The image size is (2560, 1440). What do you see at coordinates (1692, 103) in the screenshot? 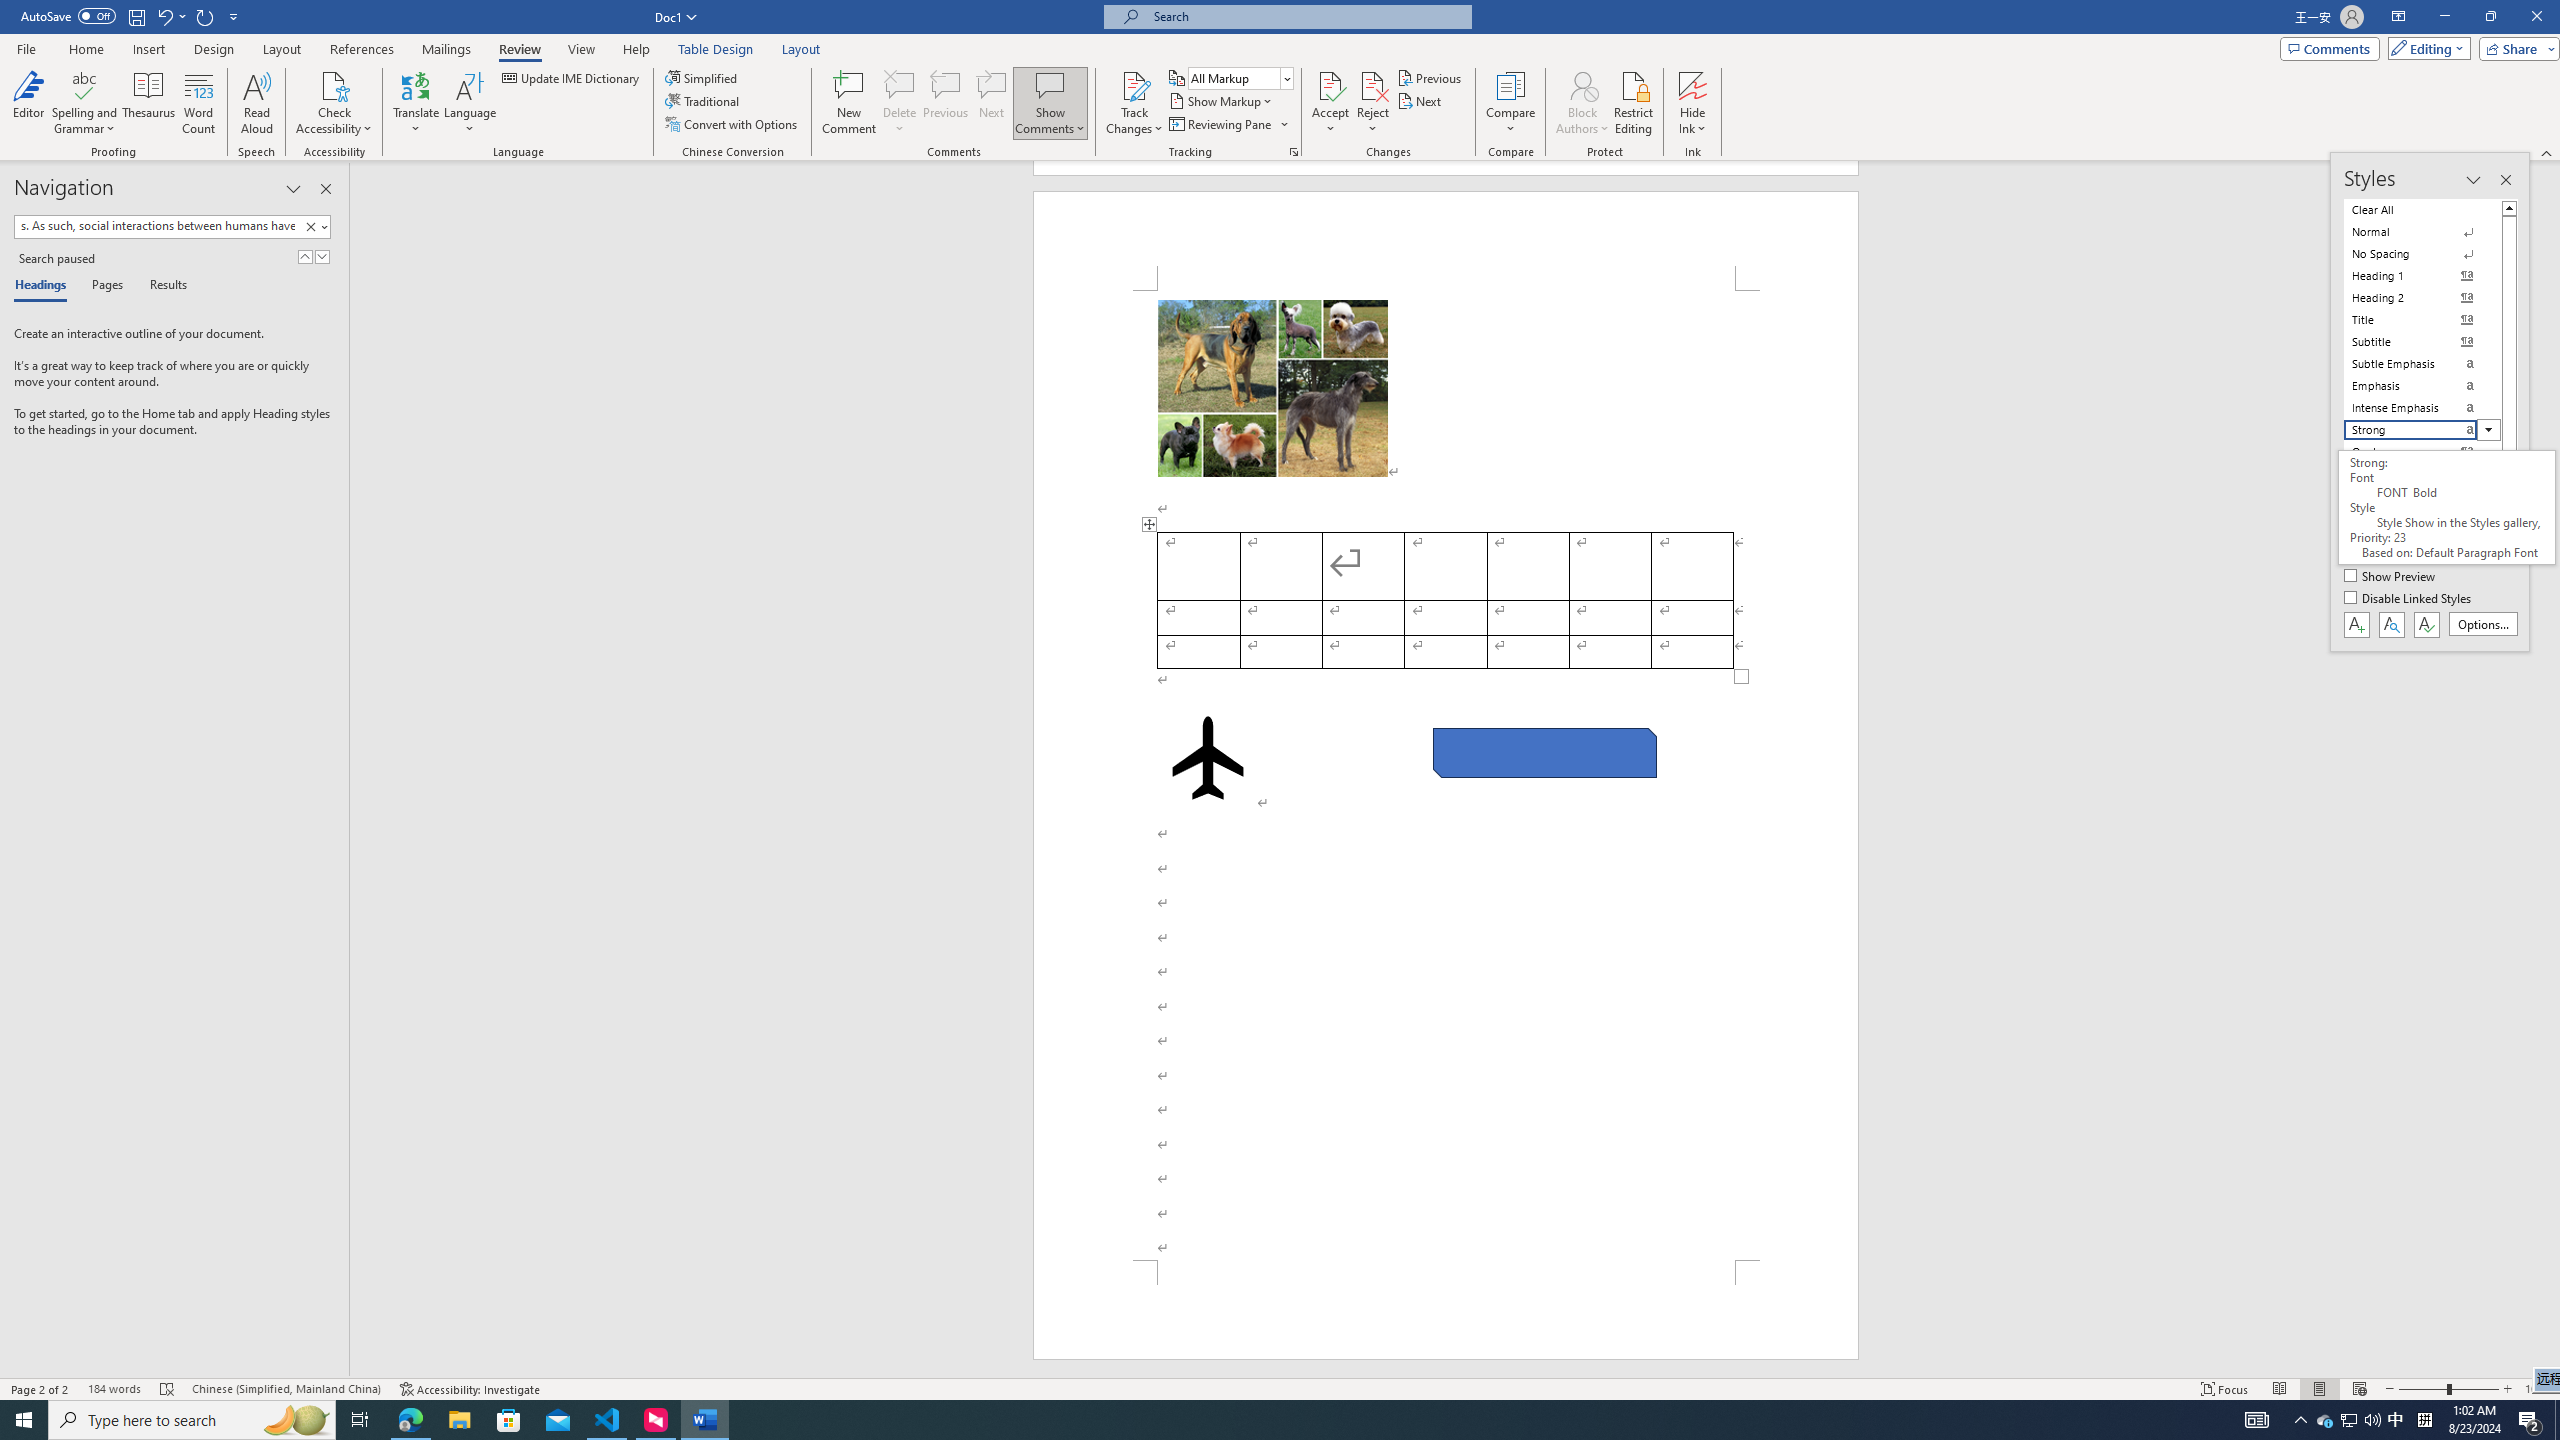
I see `'Hide Ink'` at bounding box center [1692, 103].